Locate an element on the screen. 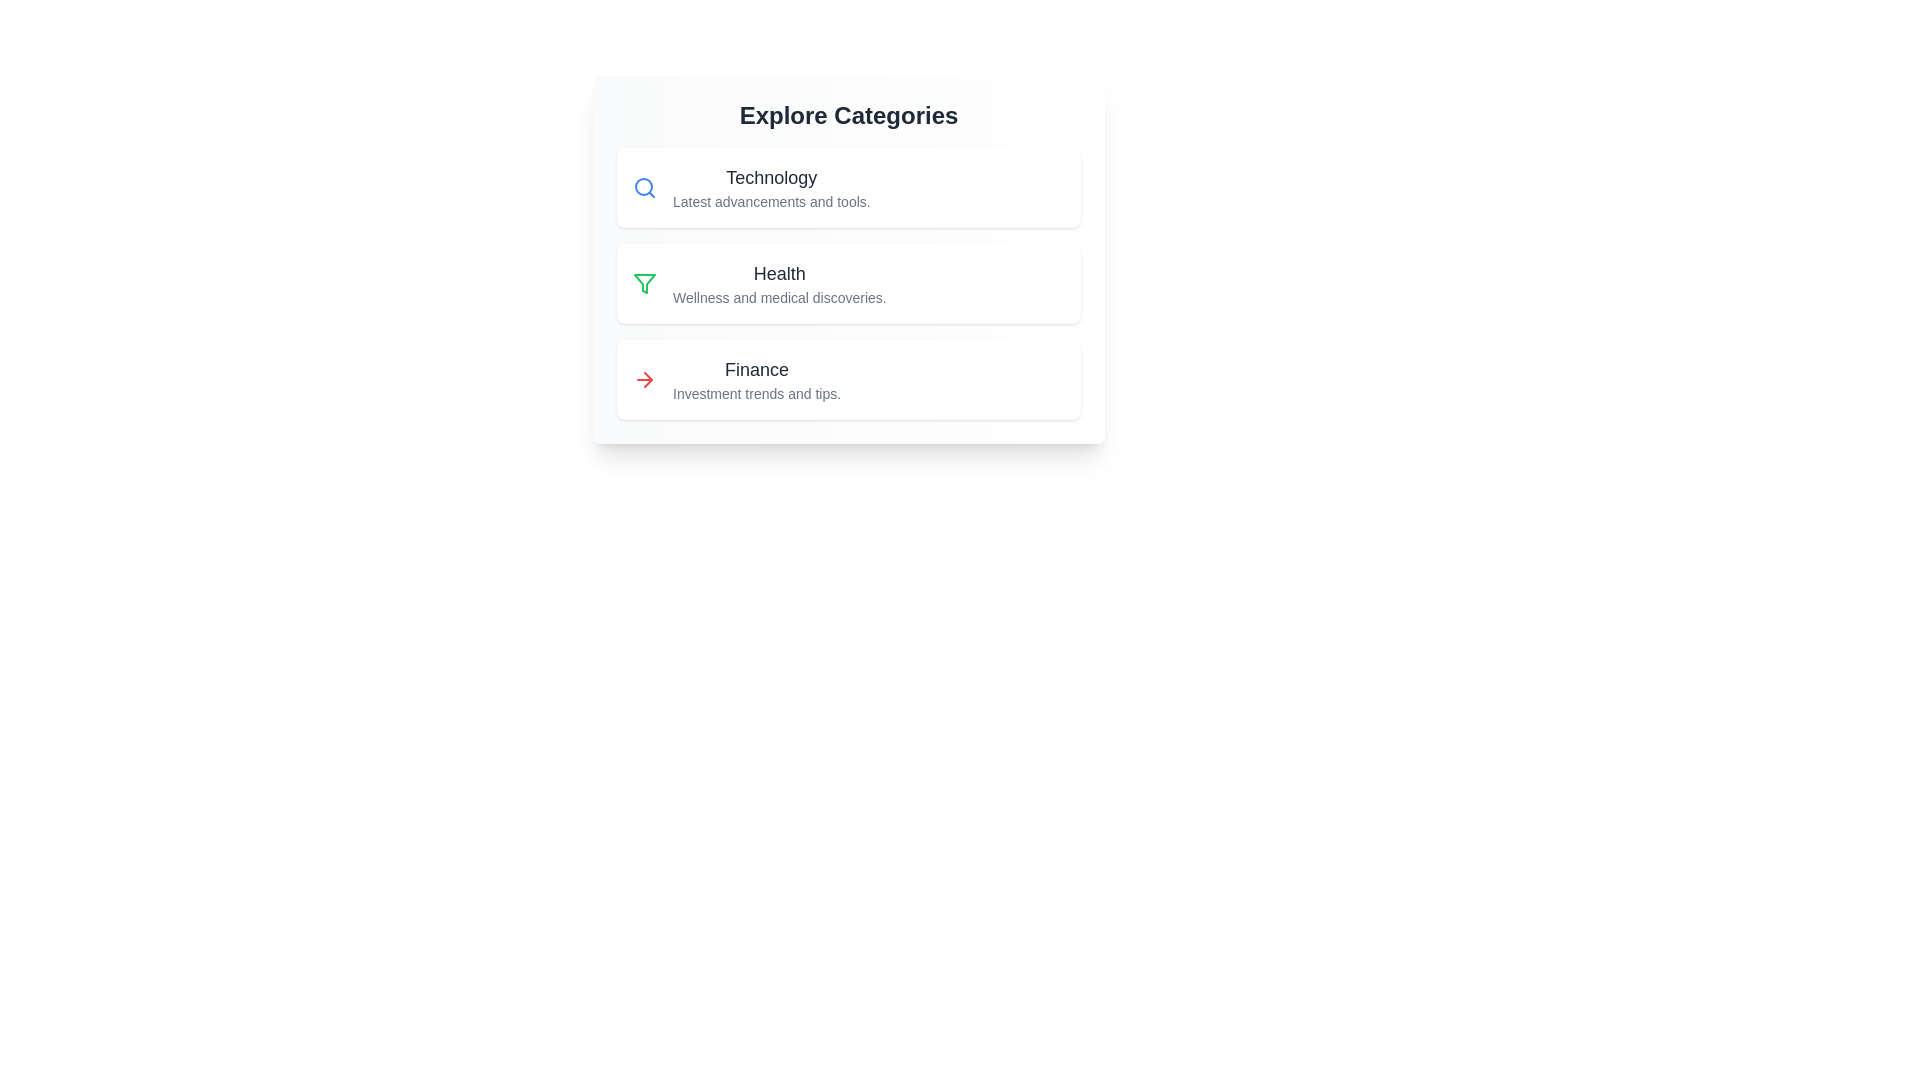  the category Technology to observe its hover effects is located at coordinates (849, 188).